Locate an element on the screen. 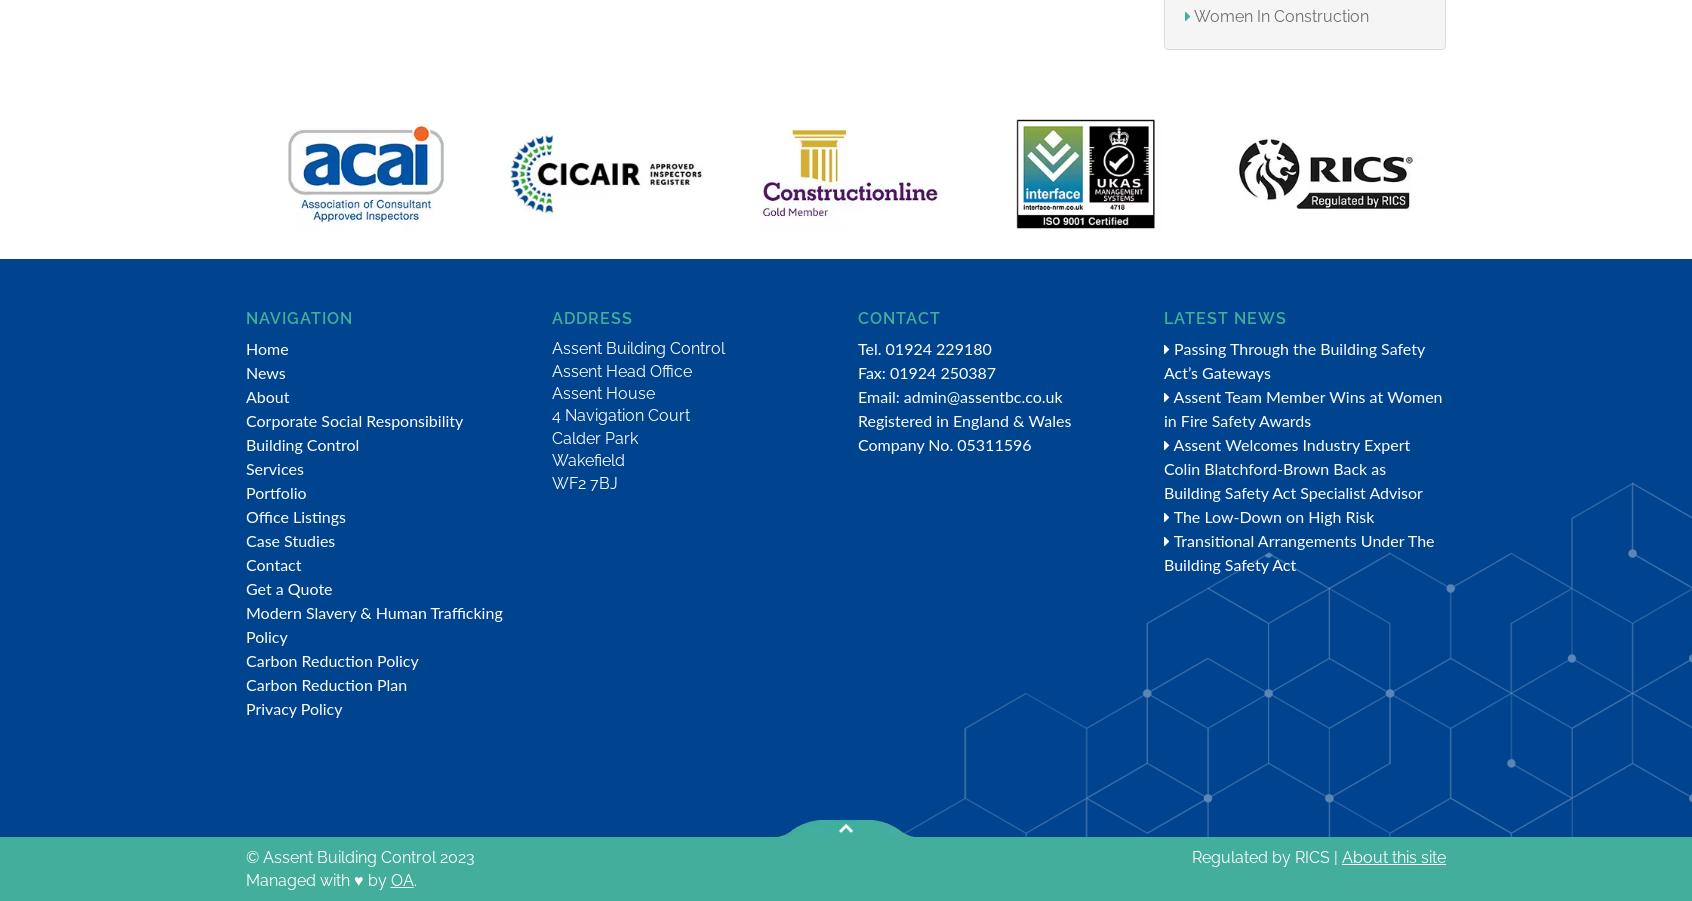  'Latest News' is located at coordinates (1225, 317).